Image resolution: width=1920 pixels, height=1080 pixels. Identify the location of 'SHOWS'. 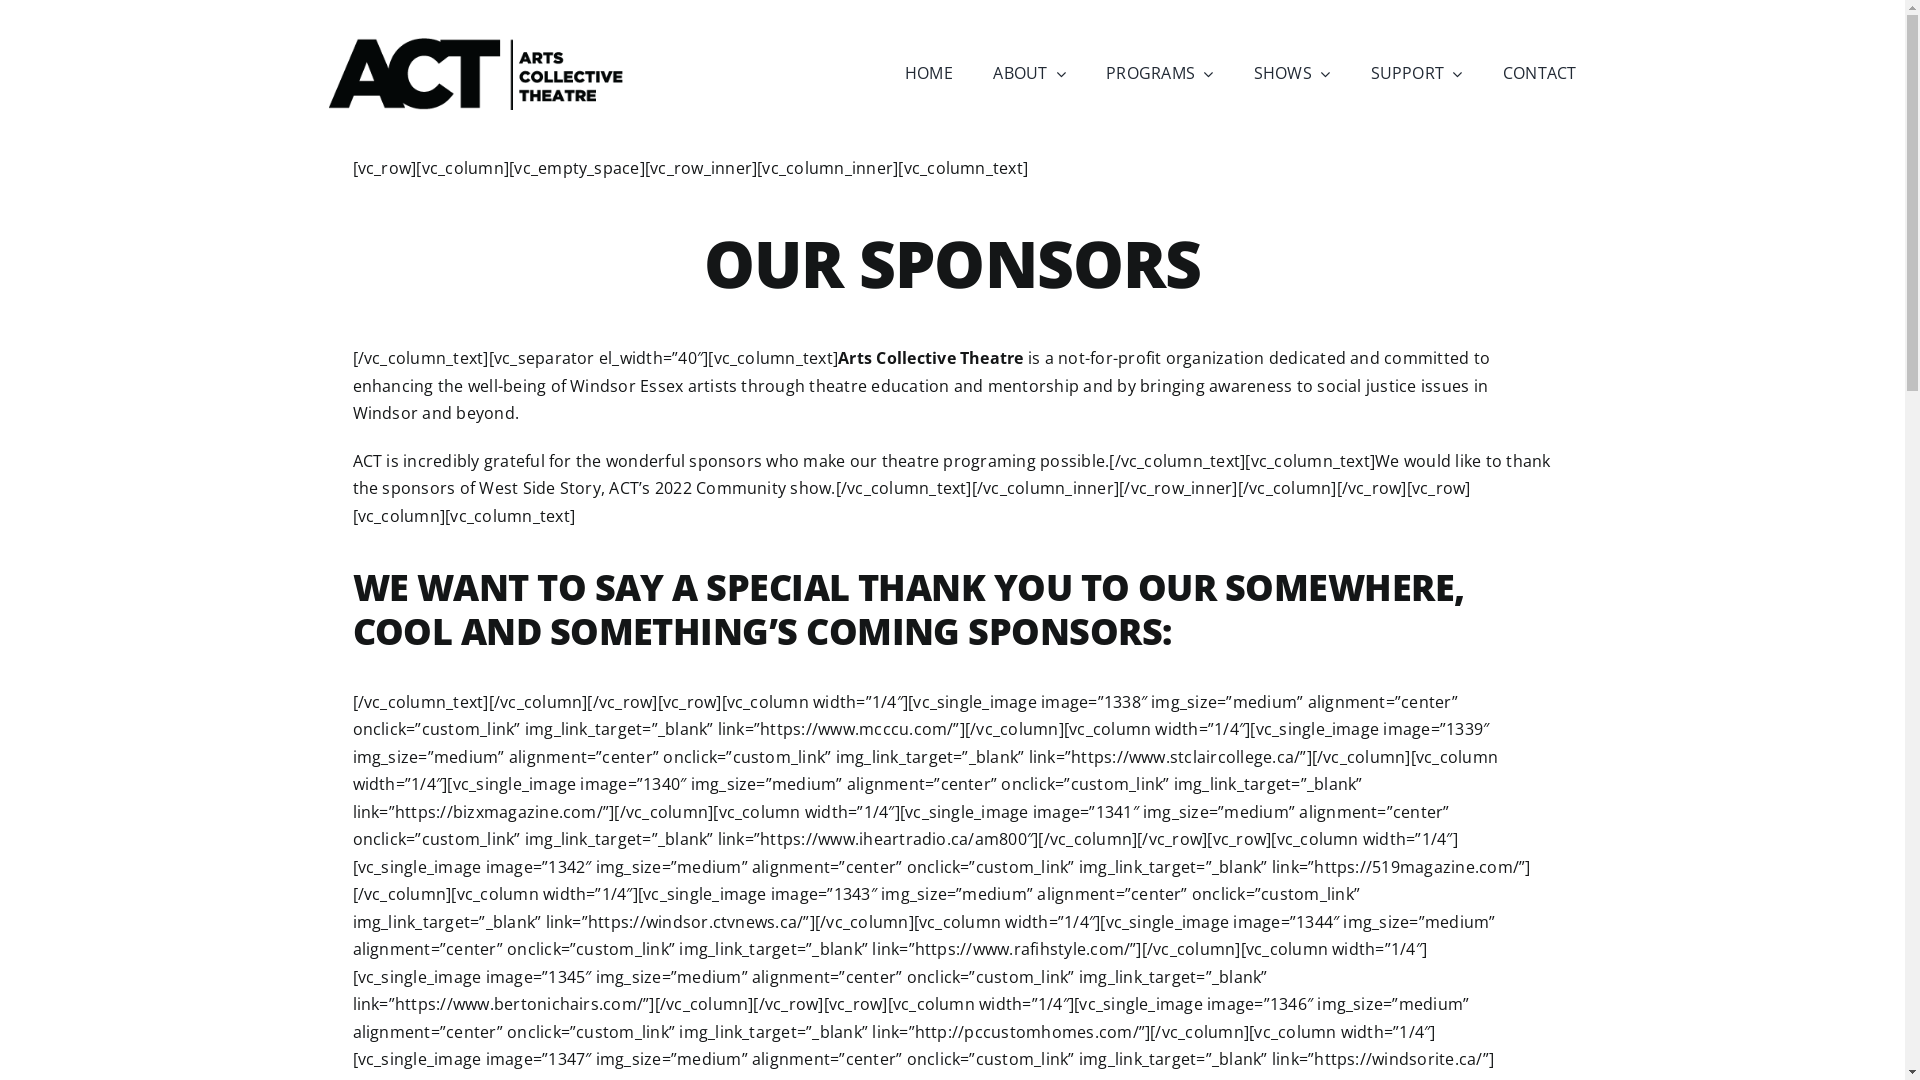
(1291, 72).